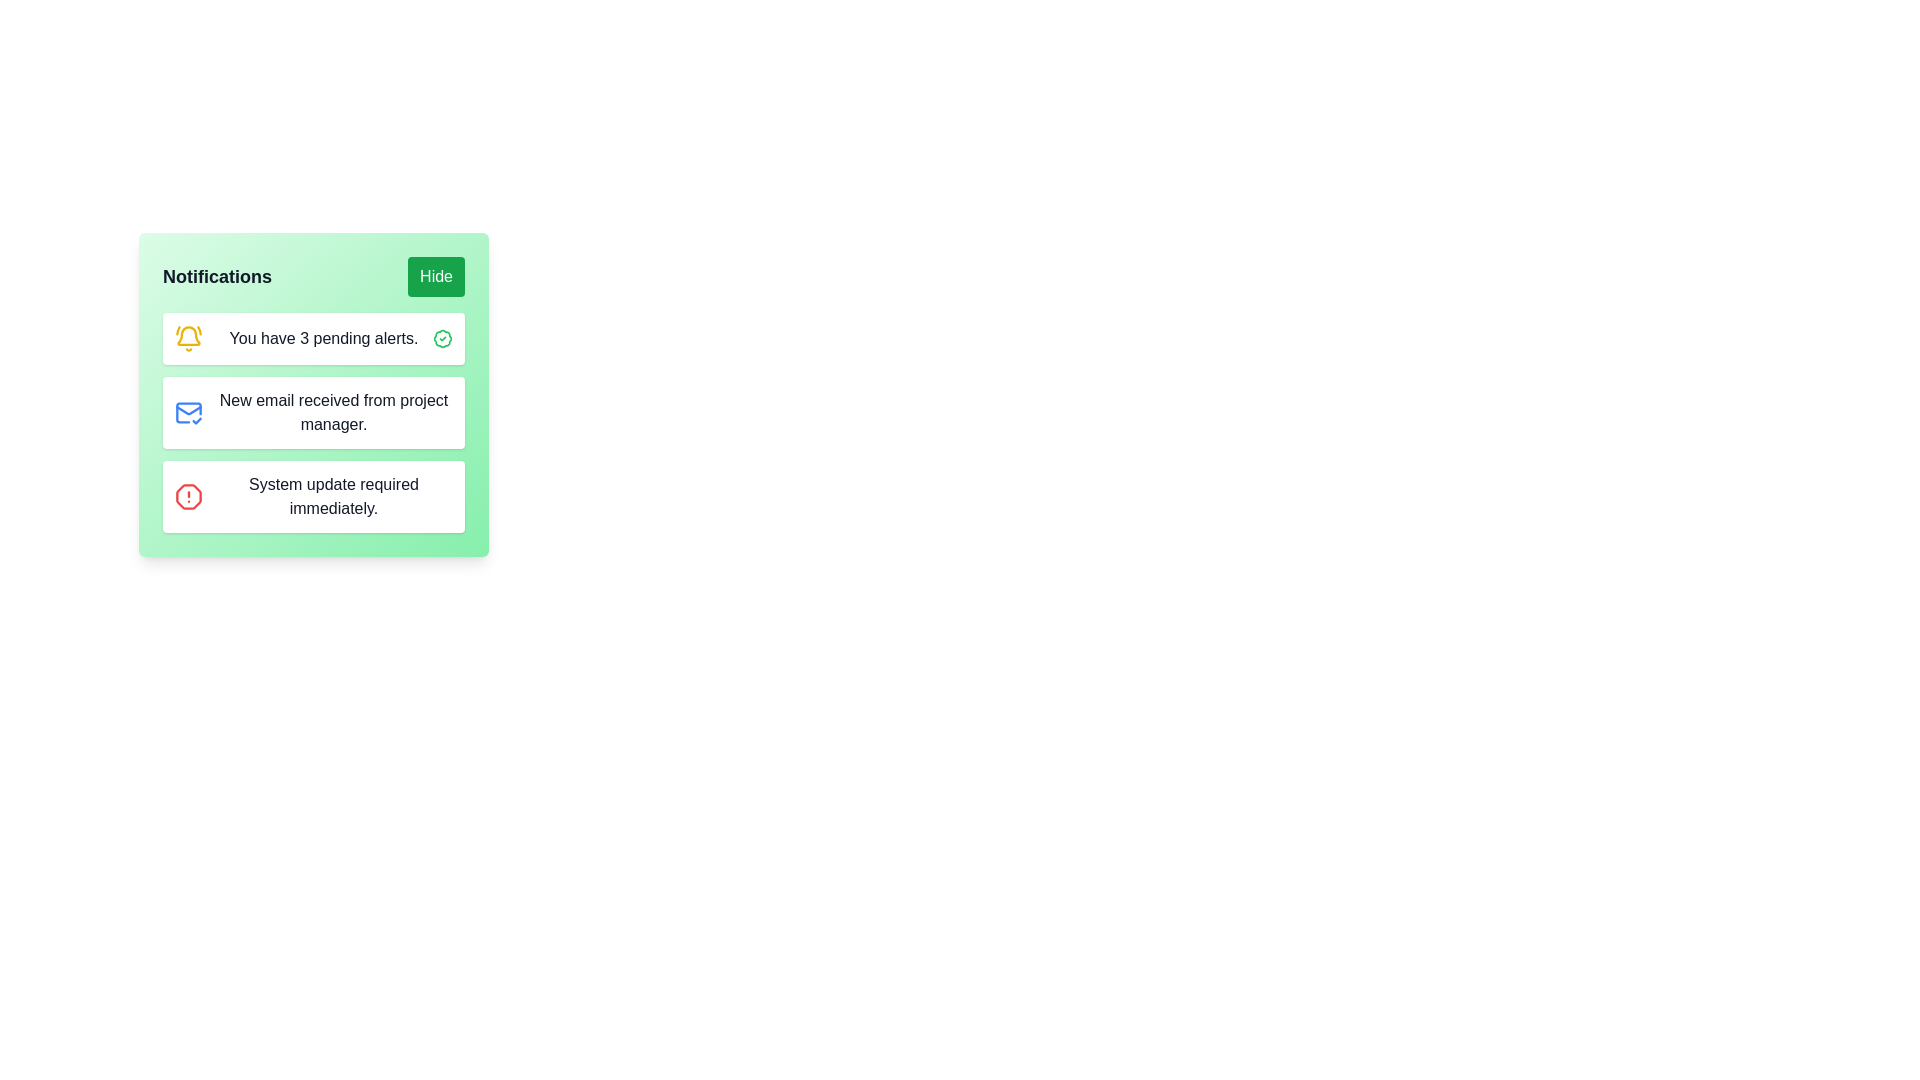 The width and height of the screenshot is (1920, 1080). What do you see at coordinates (441, 338) in the screenshot?
I see `the green circular decorative SVG graphic element located at the top-right area of the notification panel` at bounding box center [441, 338].